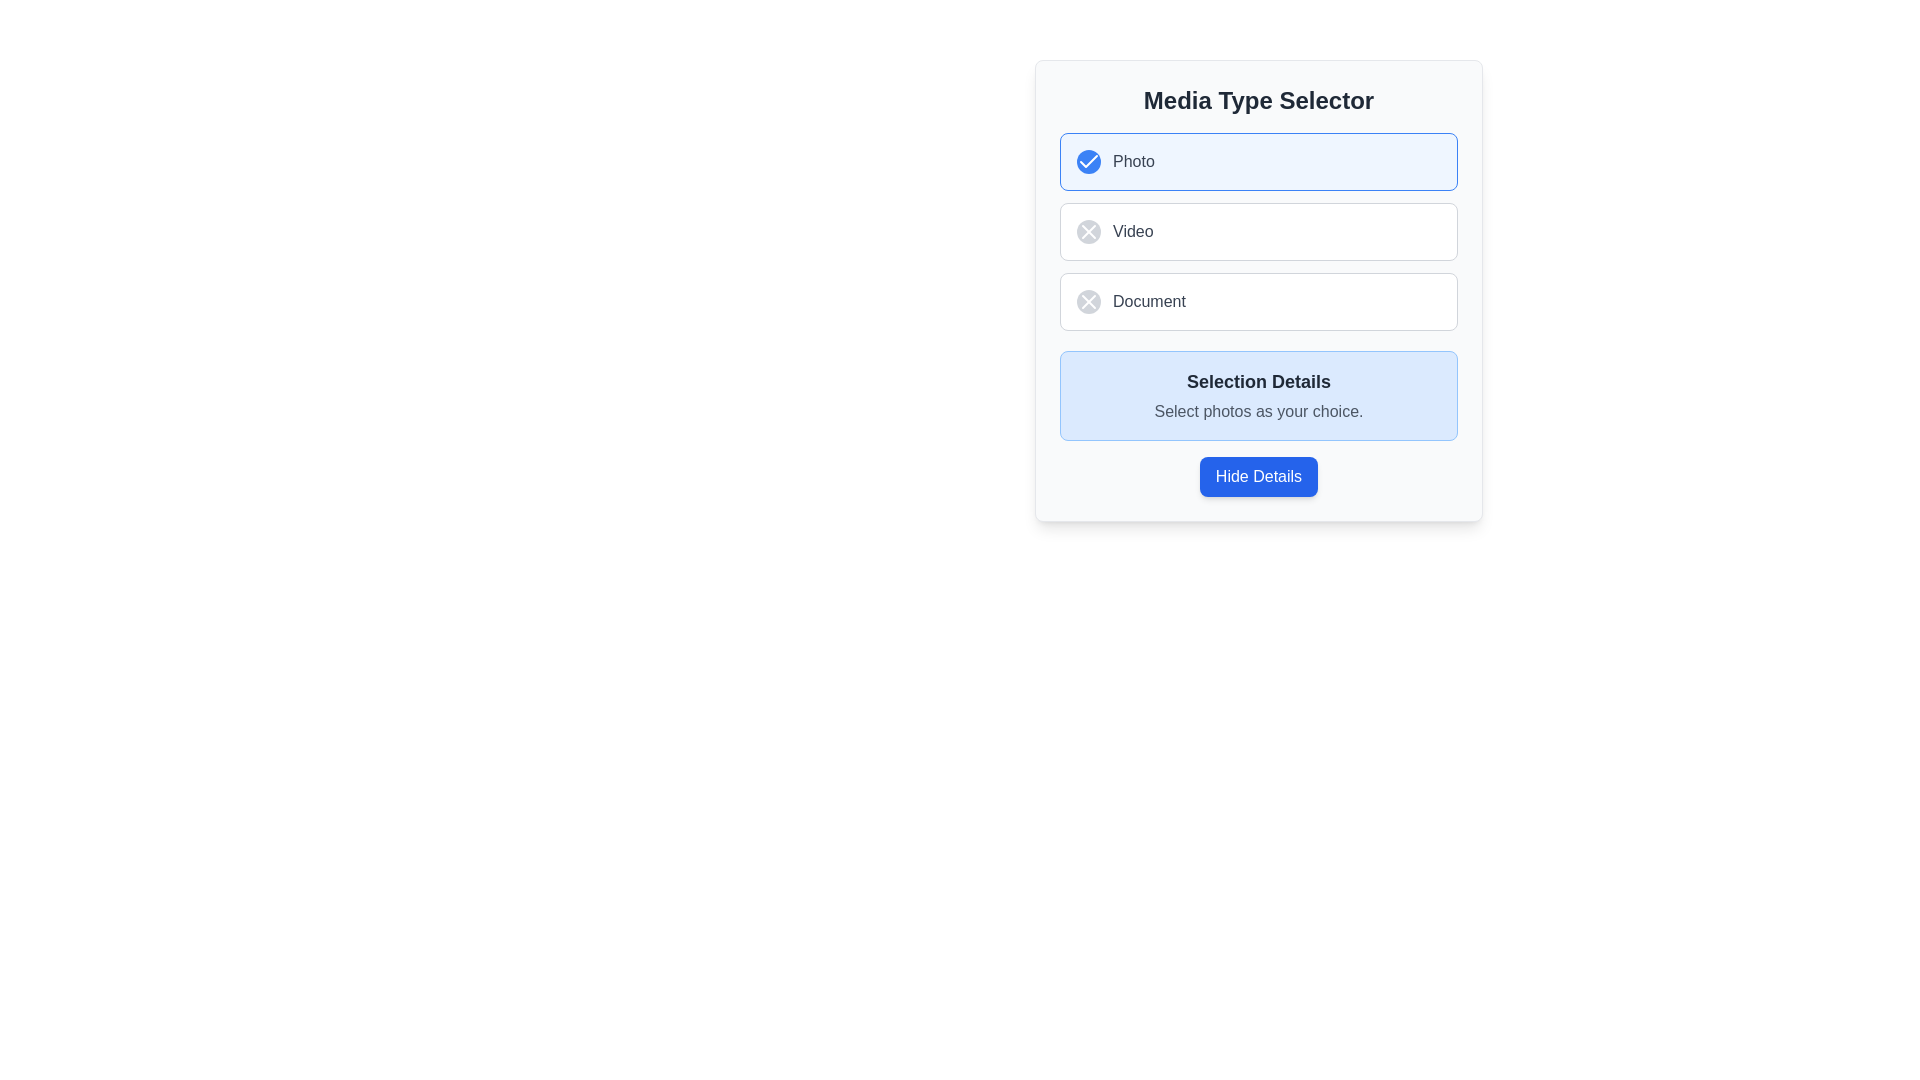 The image size is (1920, 1080). I want to click on the prominently styled text label that reads 'Selection Details', which is located in the lower section of the 'Media Type Selector' card, so click(1257, 381).